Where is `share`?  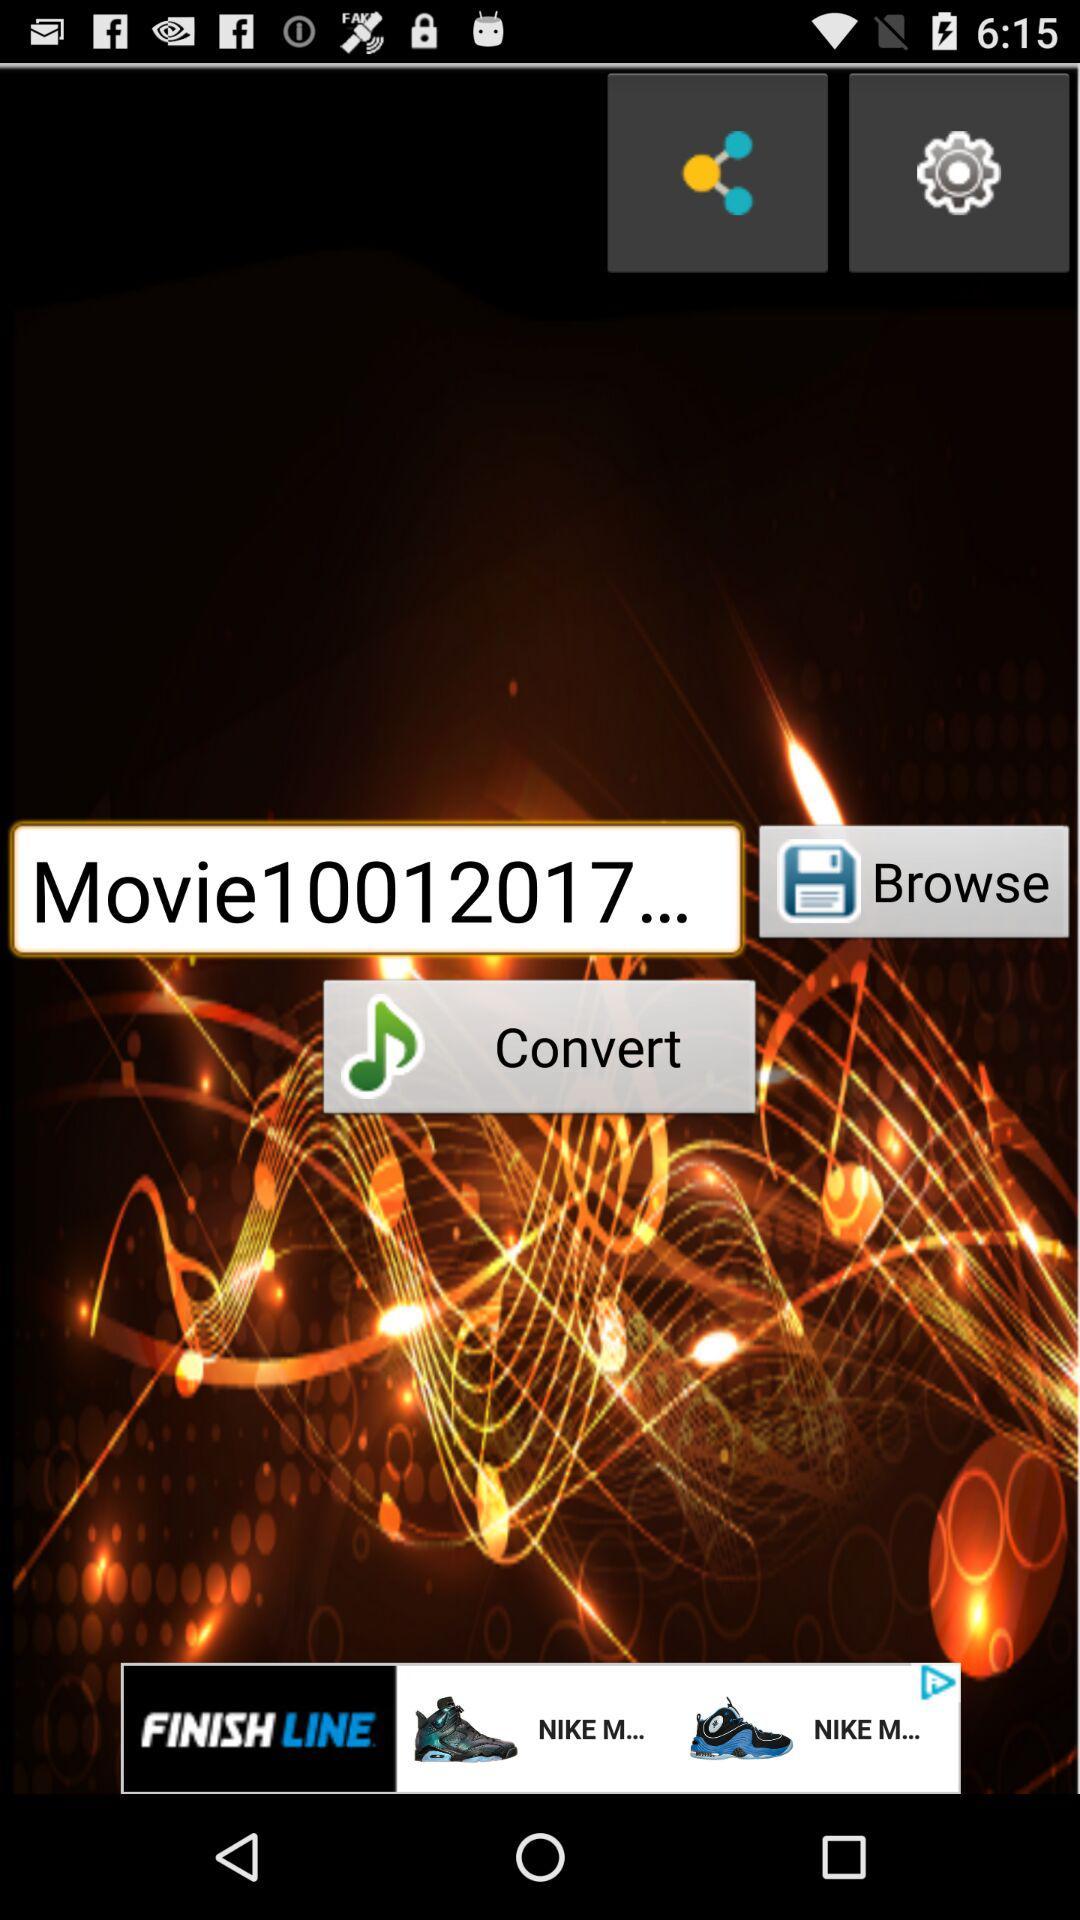 share is located at coordinates (716, 173).